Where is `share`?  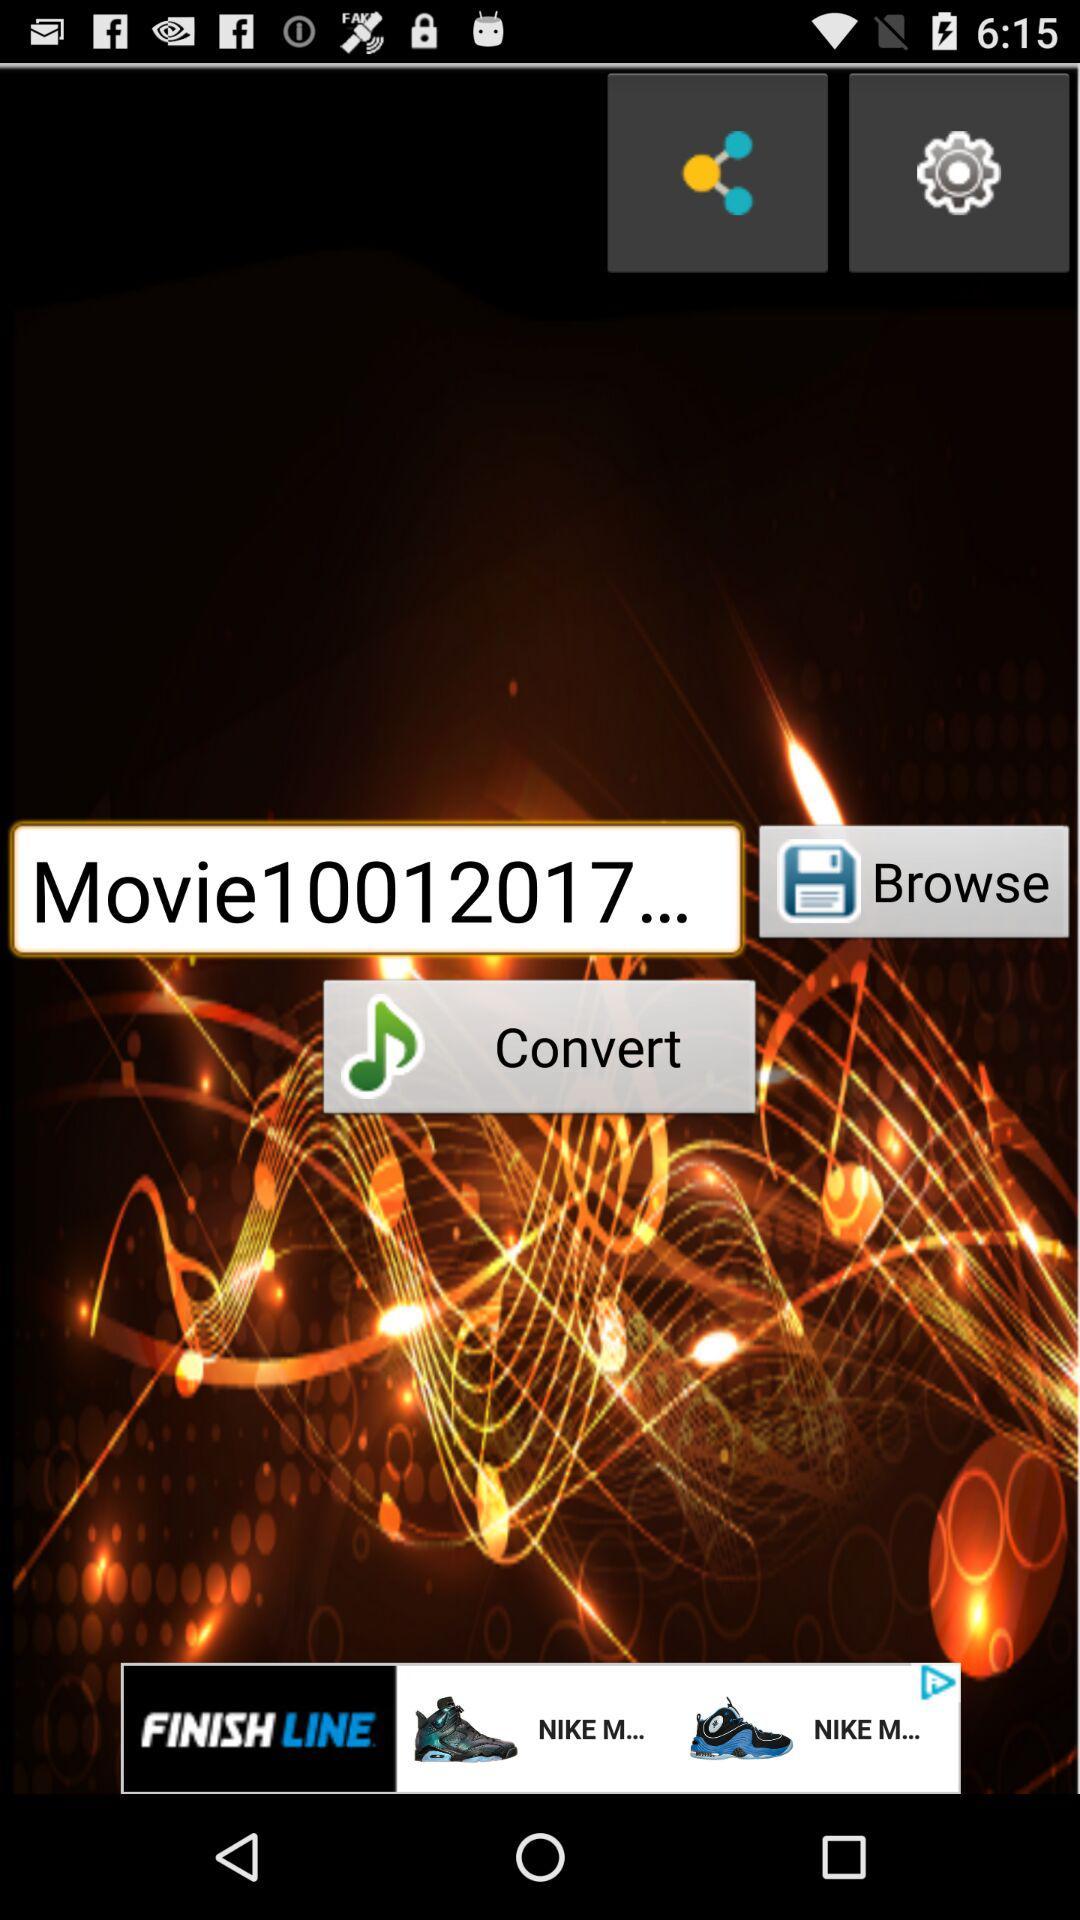 share is located at coordinates (716, 173).